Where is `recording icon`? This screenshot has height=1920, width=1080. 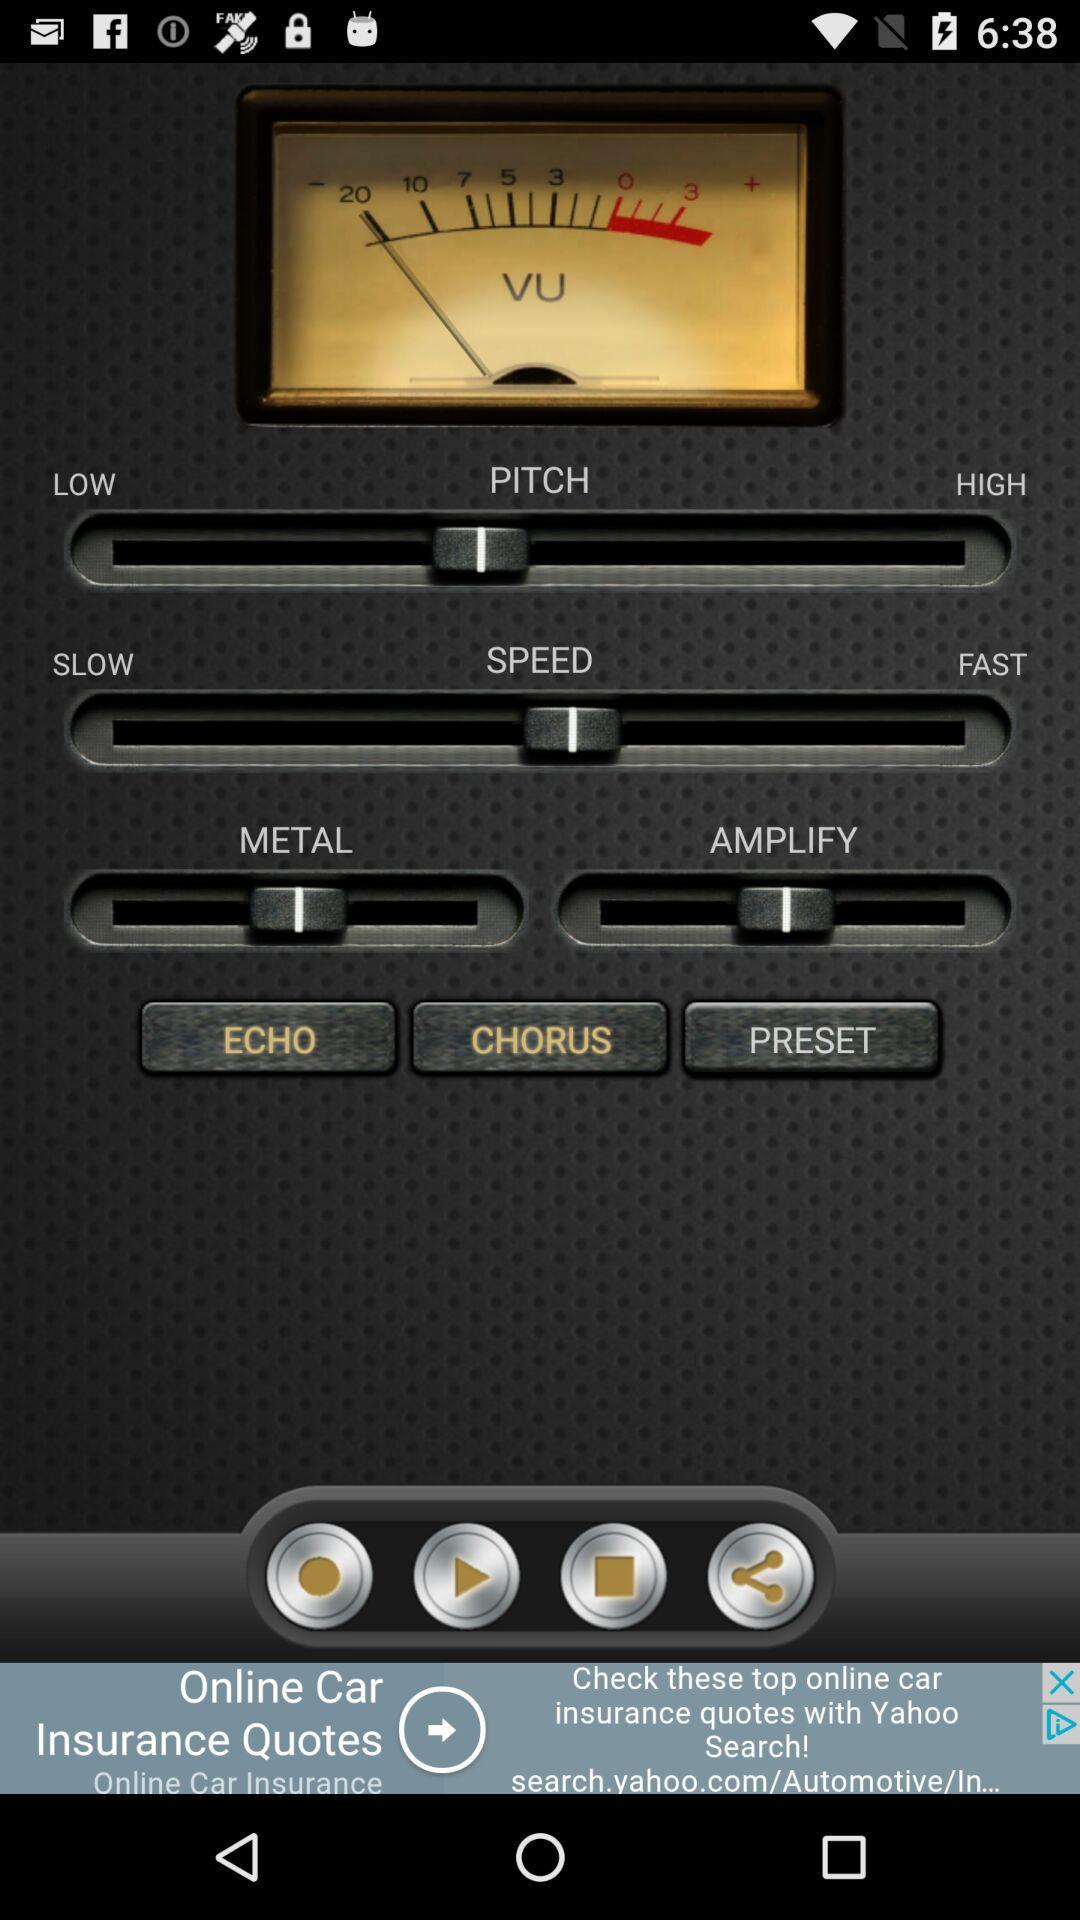 recording icon is located at coordinates (318, 1575).